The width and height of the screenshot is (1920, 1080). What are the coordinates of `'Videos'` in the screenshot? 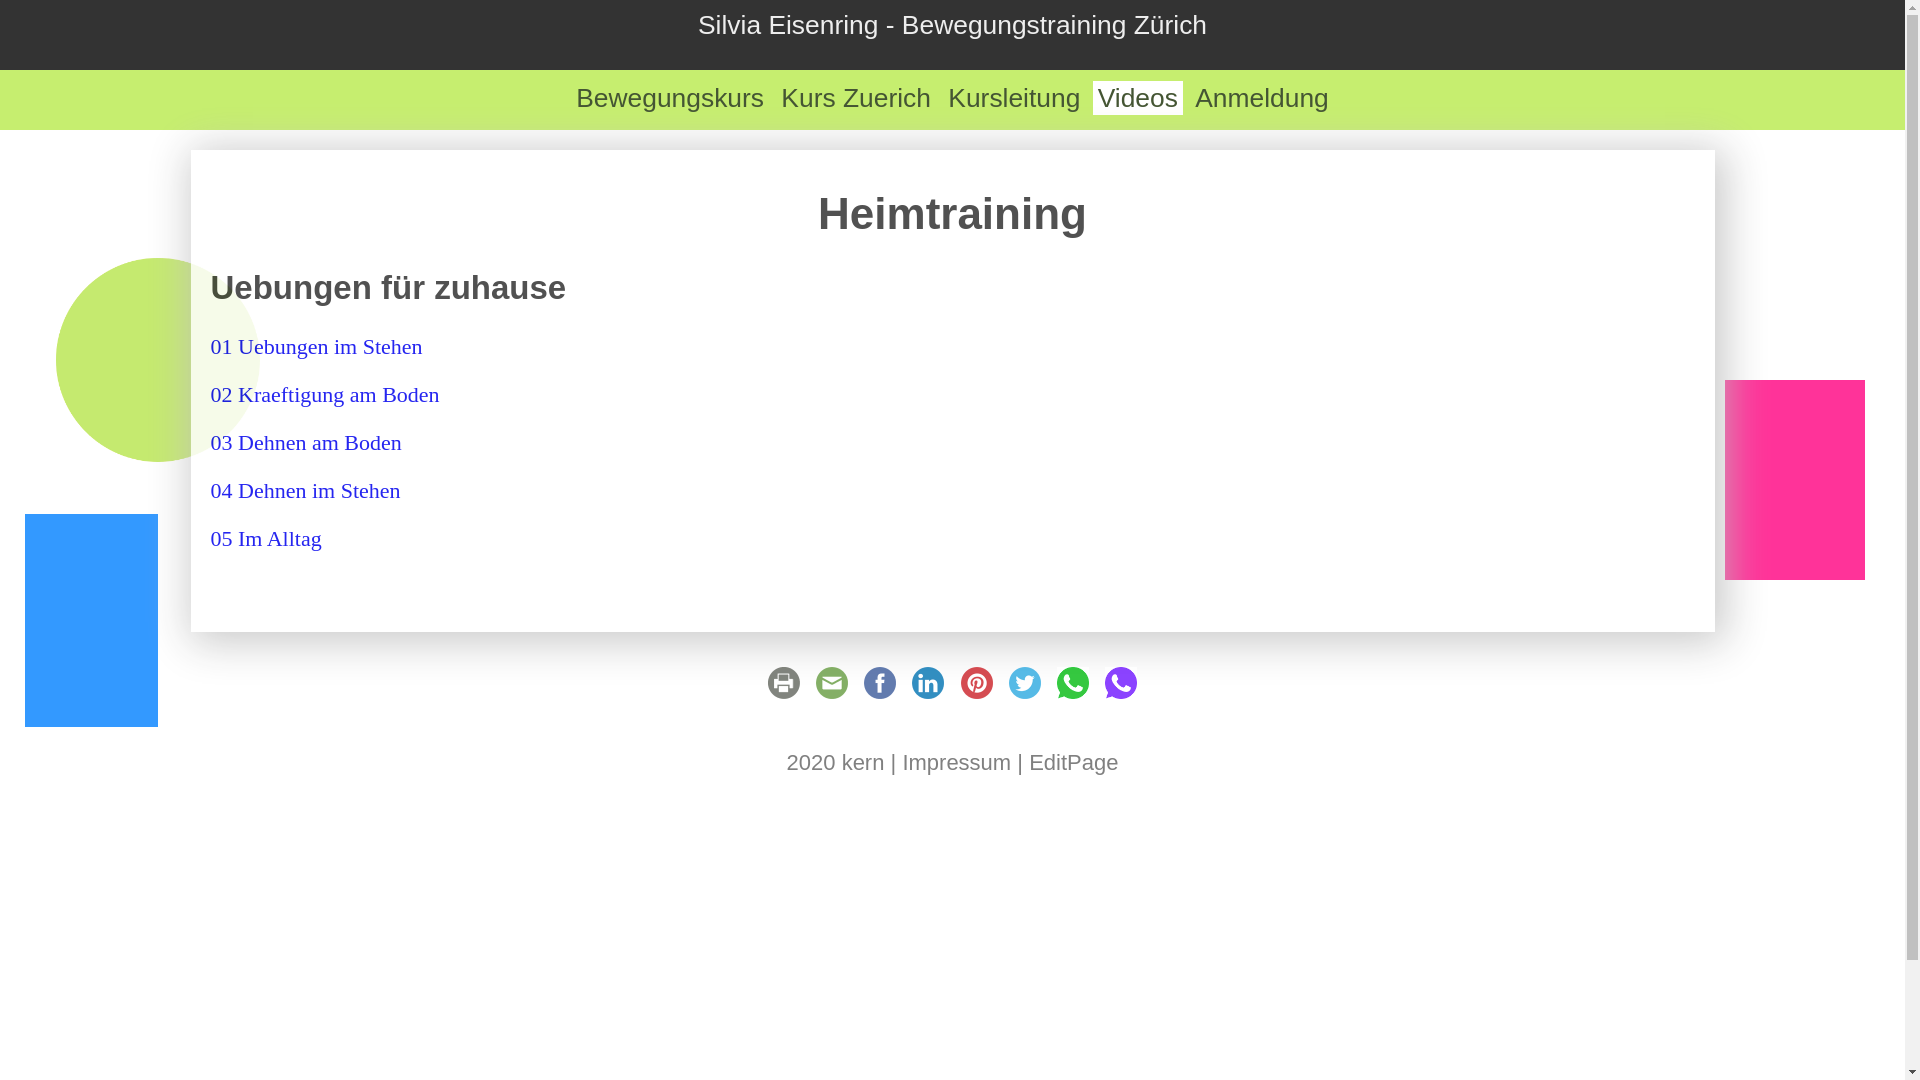 It's located at (1092, 97).